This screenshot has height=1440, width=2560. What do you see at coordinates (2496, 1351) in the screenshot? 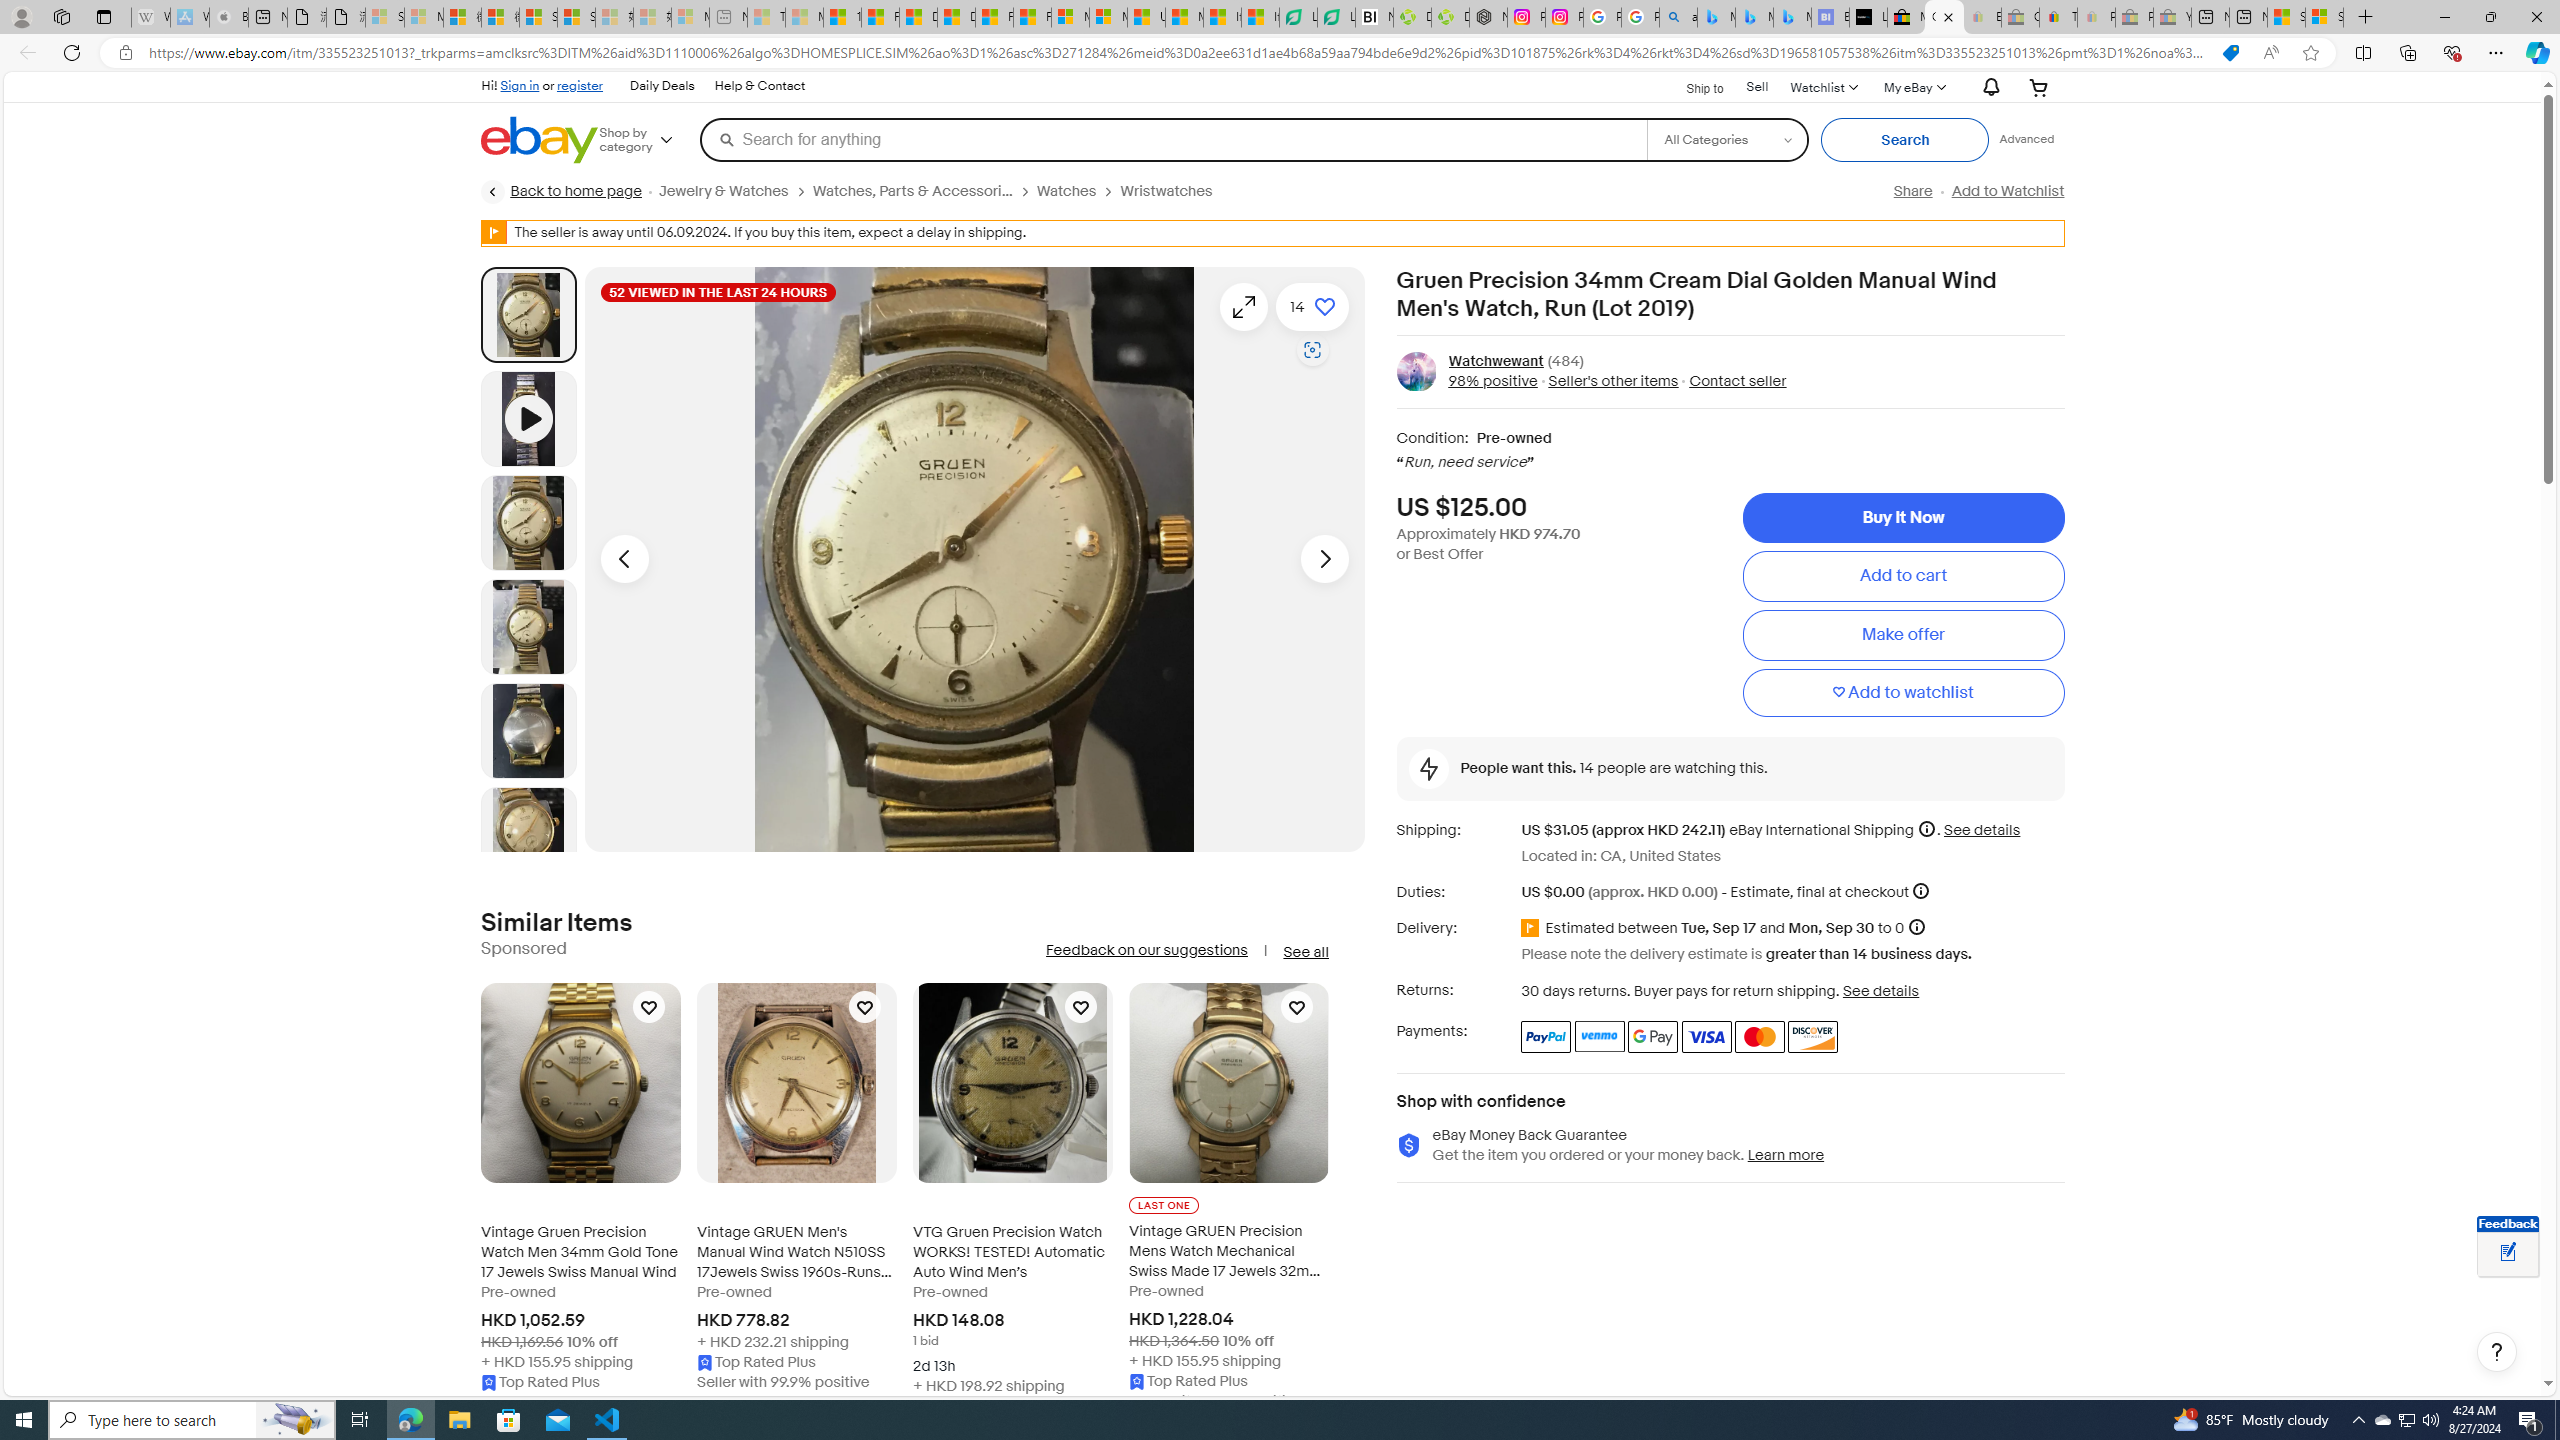
I see `'Help, opens dialogs'` at bounding box center [2496, 1351].